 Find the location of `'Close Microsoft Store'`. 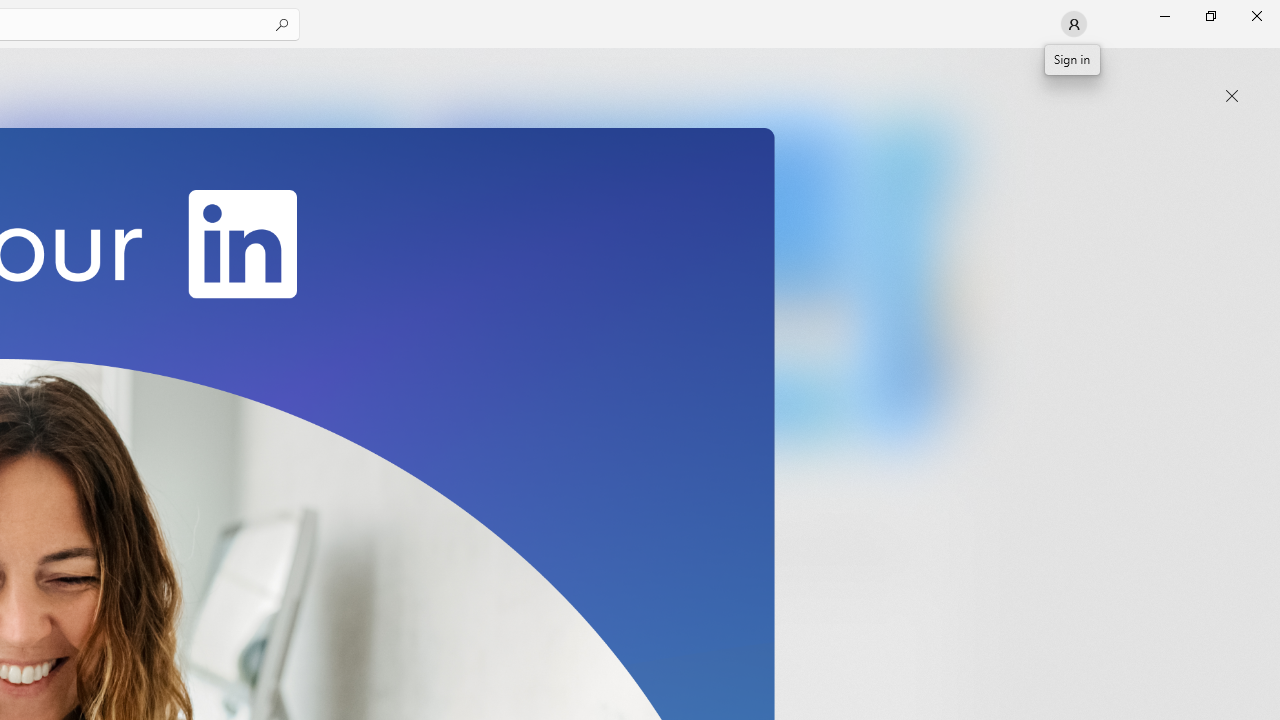

'Close Microsoft Store' is located at coordinates (1255, 15).